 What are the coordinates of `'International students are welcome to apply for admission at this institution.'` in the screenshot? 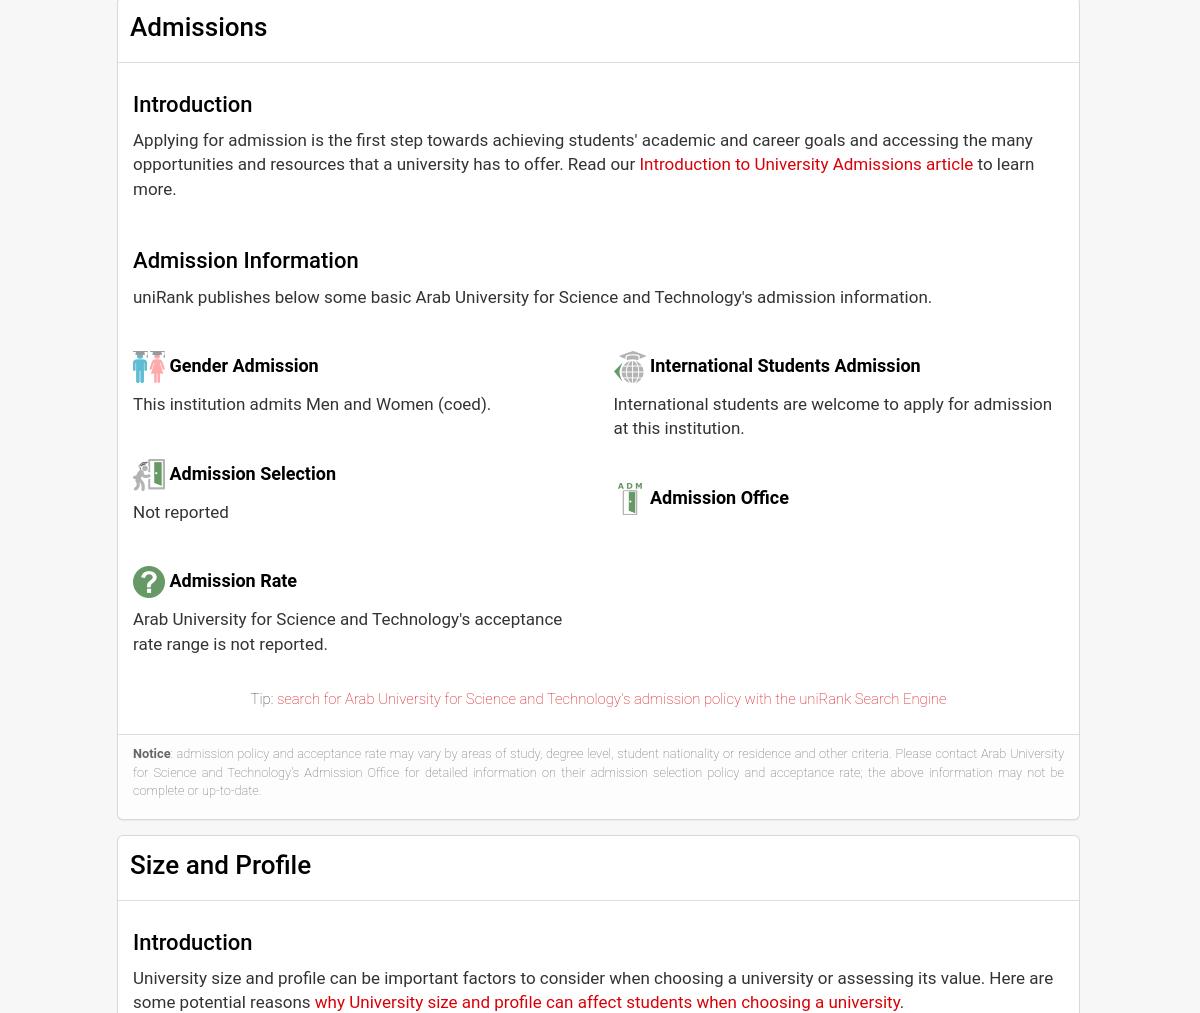 It's located at (831, 415).